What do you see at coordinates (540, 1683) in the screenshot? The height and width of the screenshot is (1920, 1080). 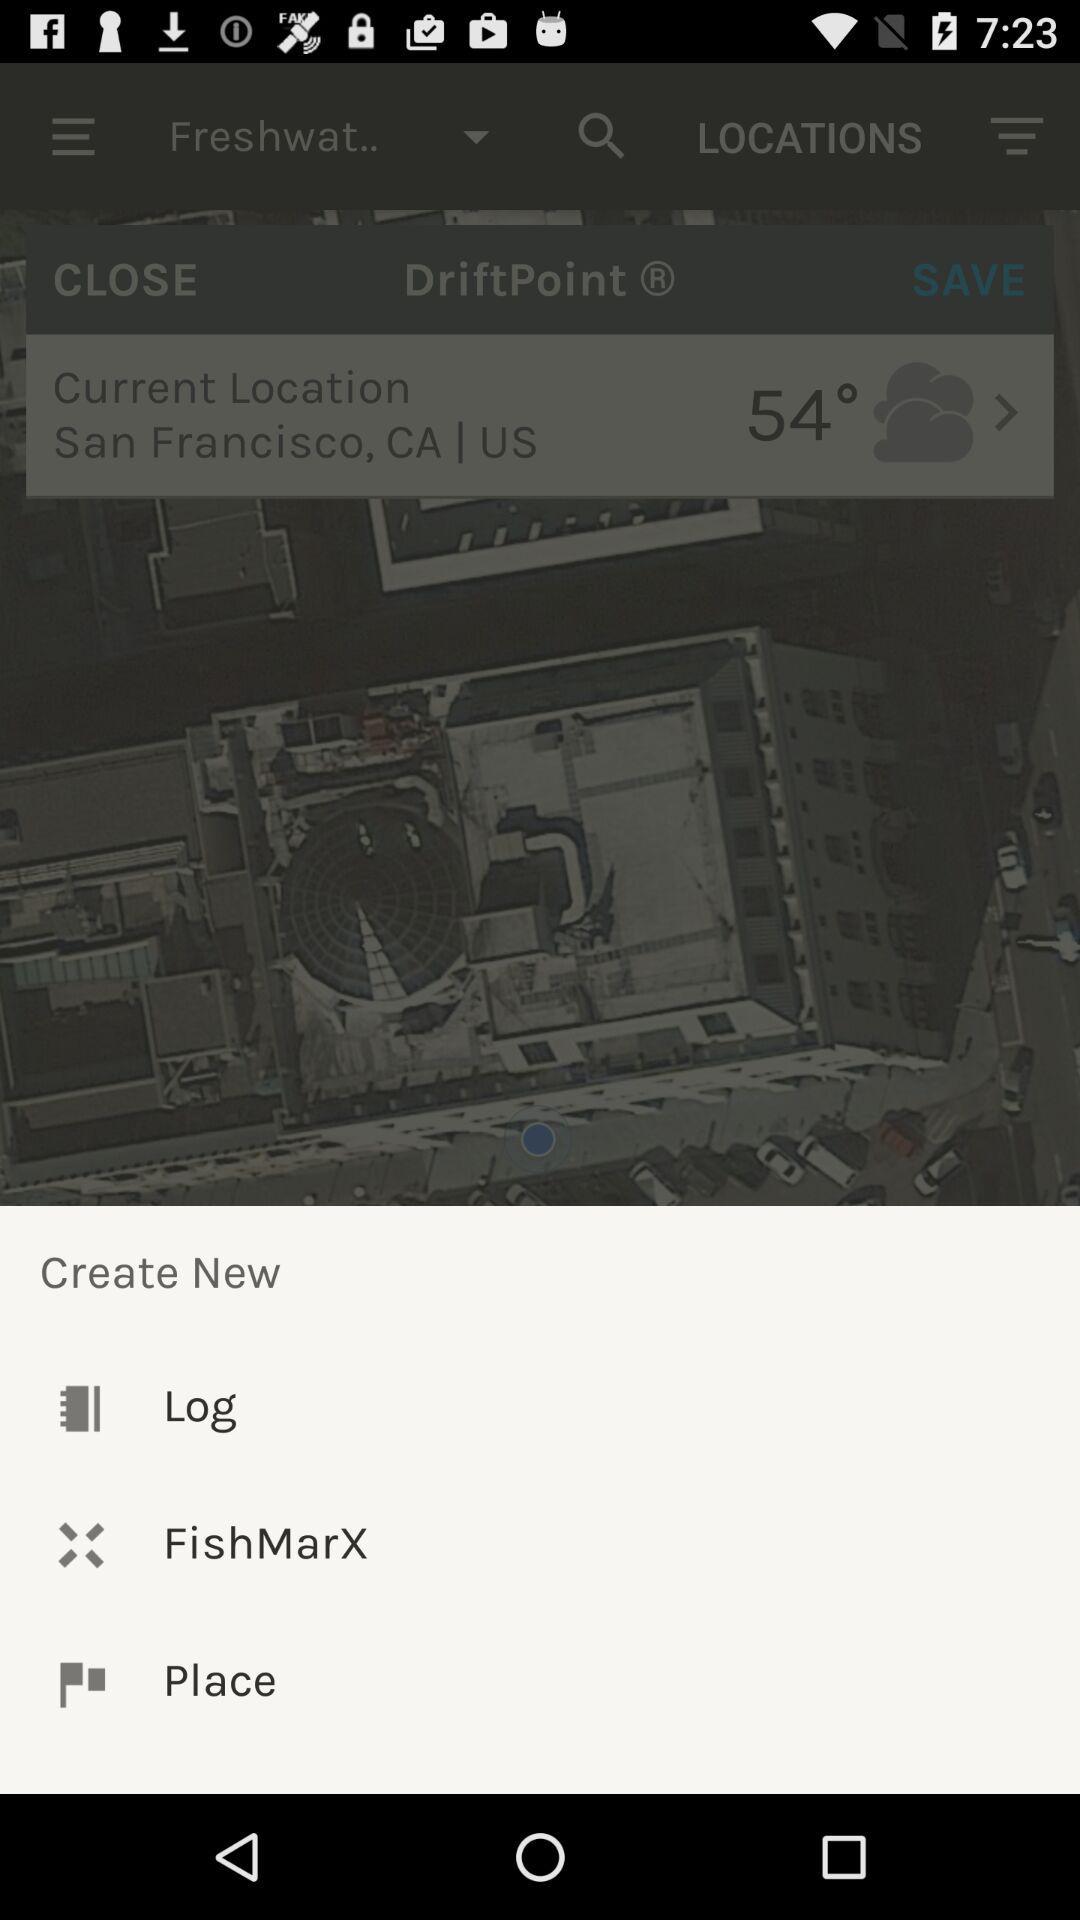 I see `the place item` at bounding box center [540, 1683].